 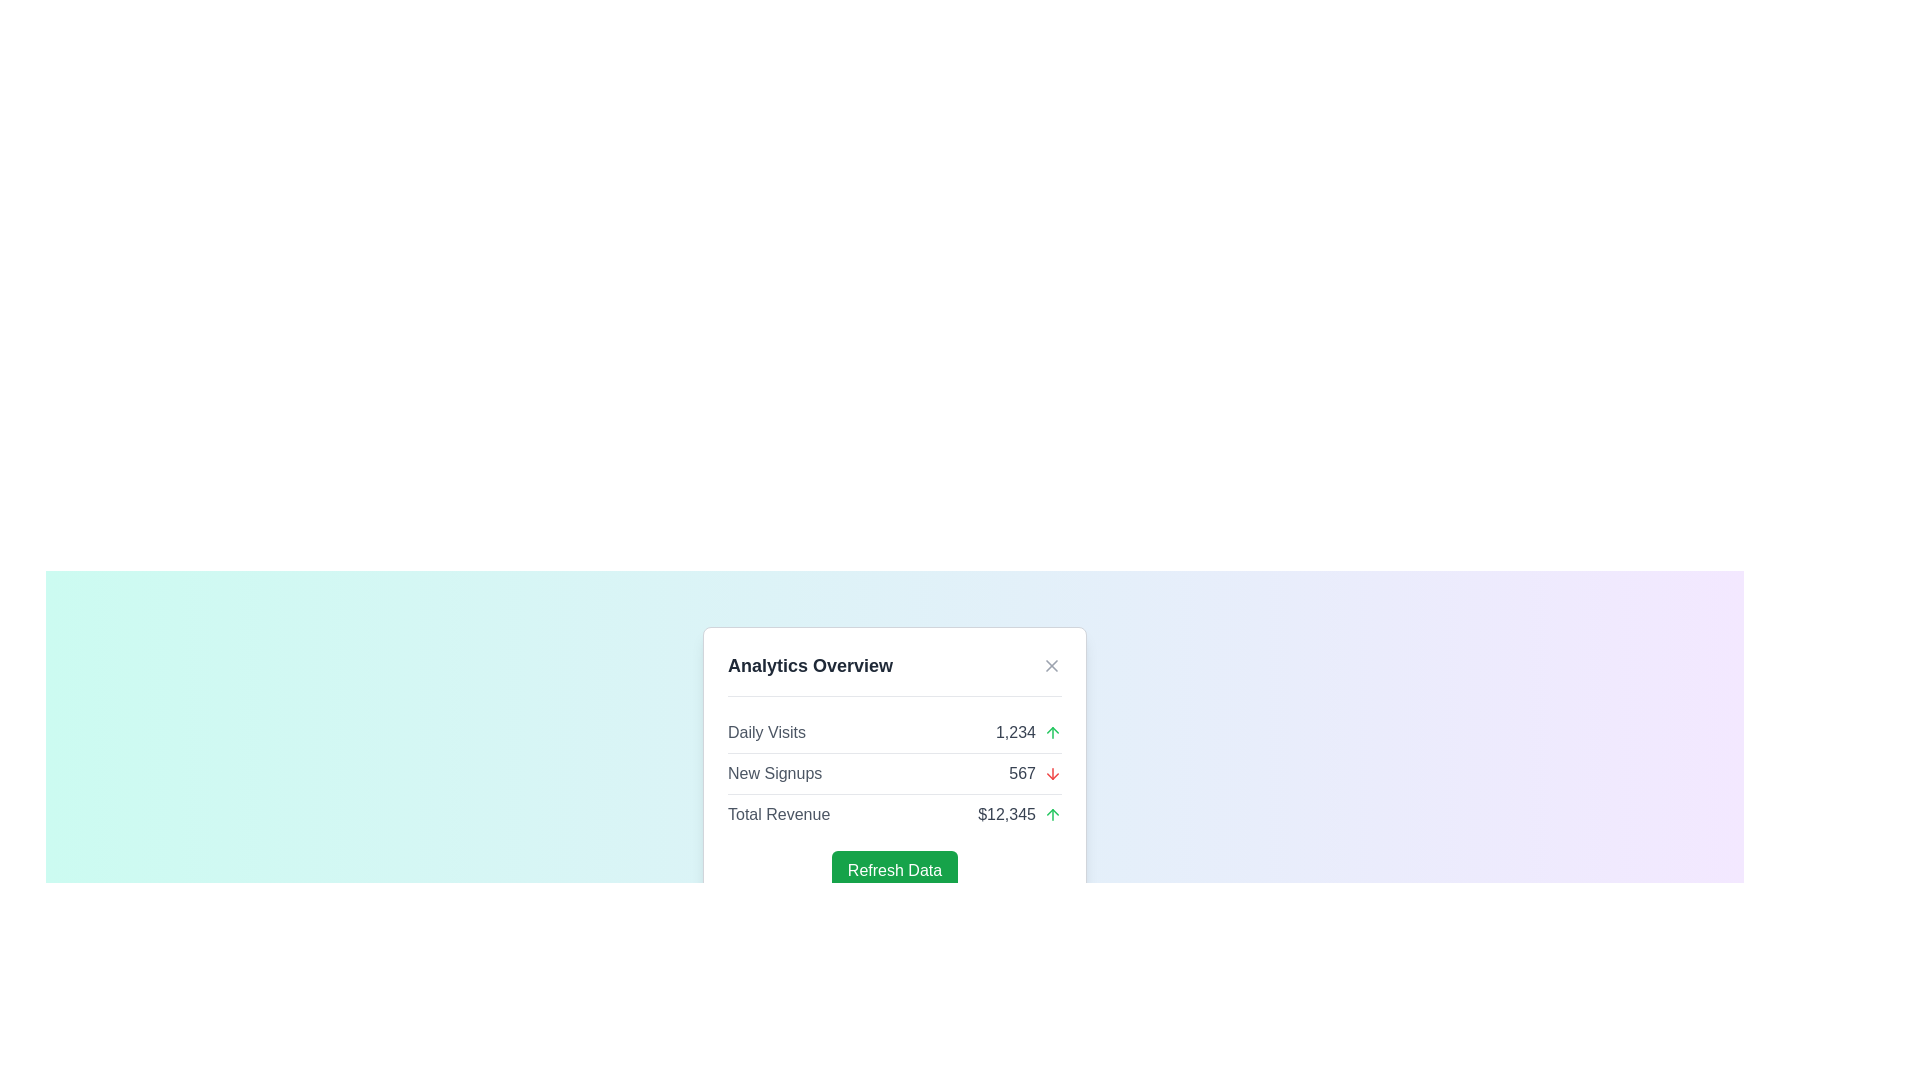 What do you see at coordinates (766, 732) in the screenshot?
I see `the Text label that indicates the statistic for 'Daily Visits 1,234', which is positioned on the left side of the numerical value '1,234'` at bounding box center [766, 732].